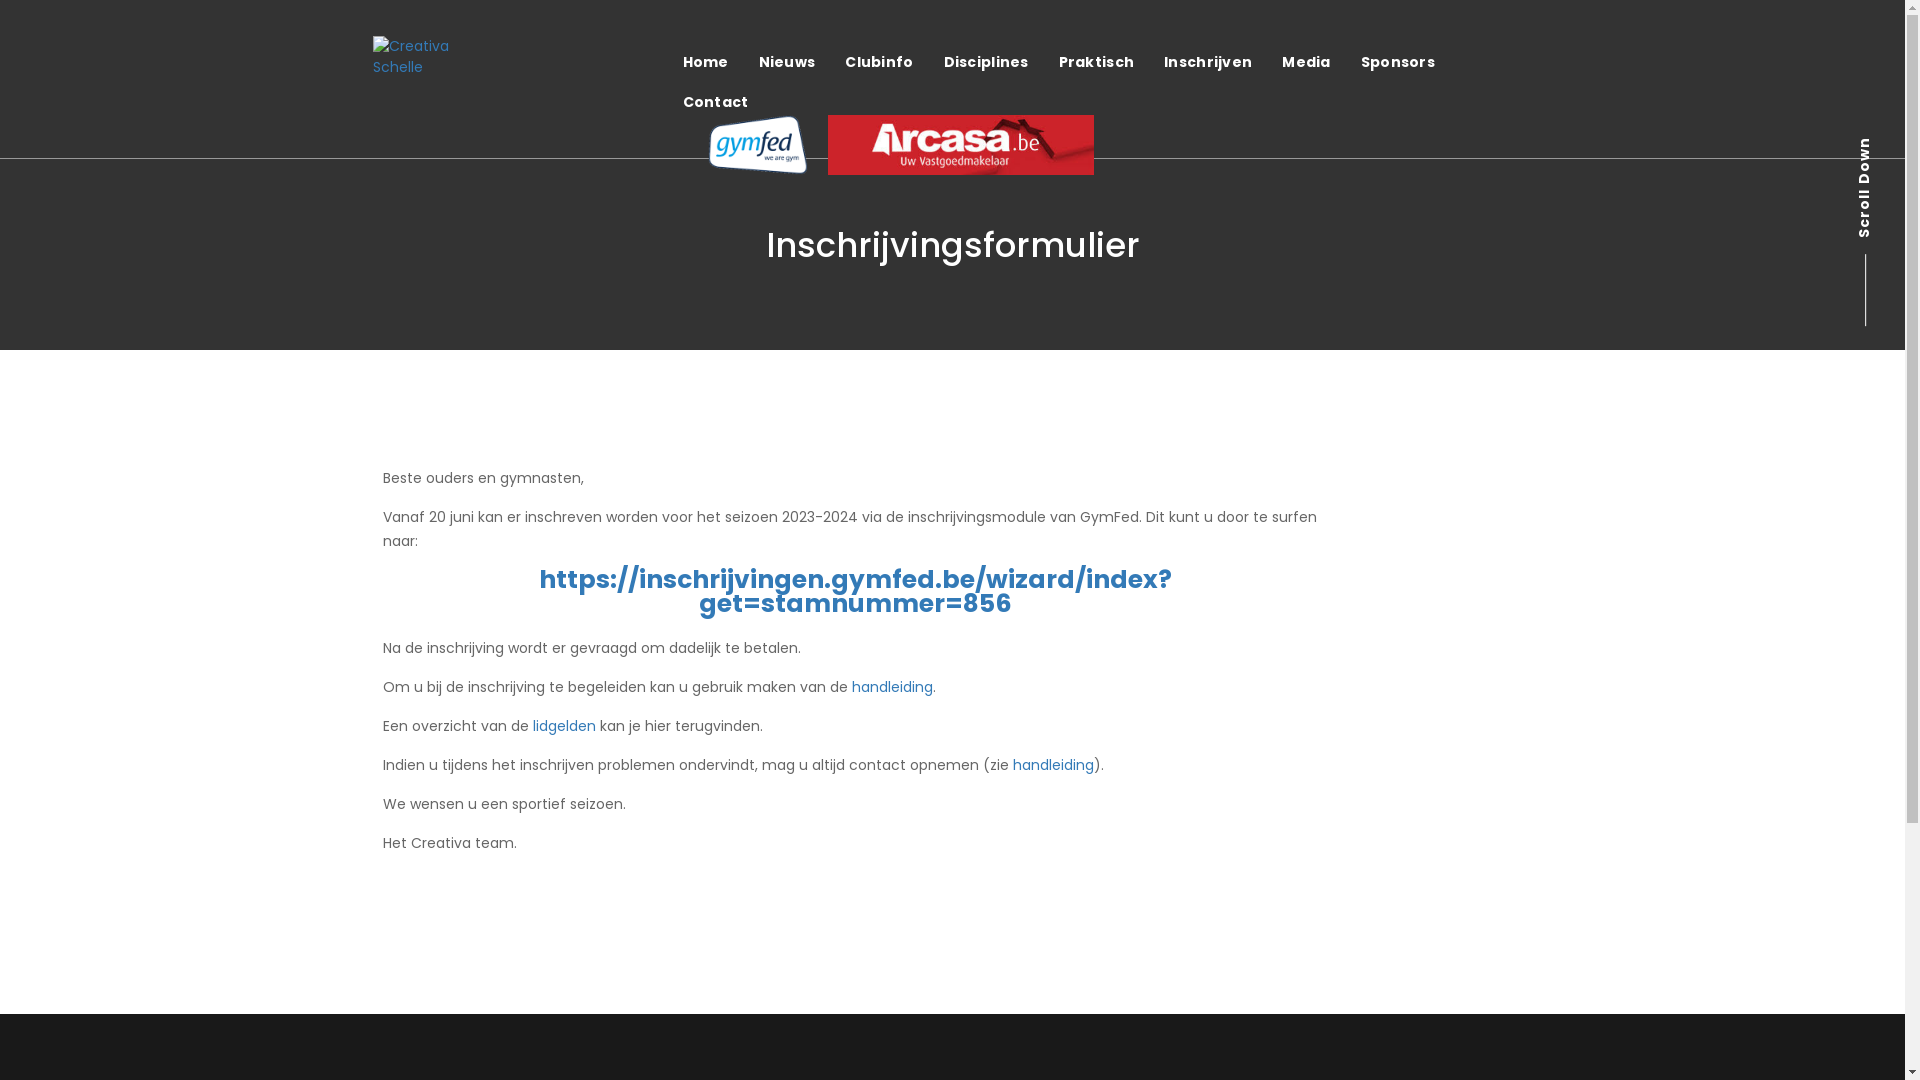 The width and height of the screenshot is (1920, 1080). Describe the element at coordinates (1396, 60) in the screenshot. I see `'Sponsors'` at that location.